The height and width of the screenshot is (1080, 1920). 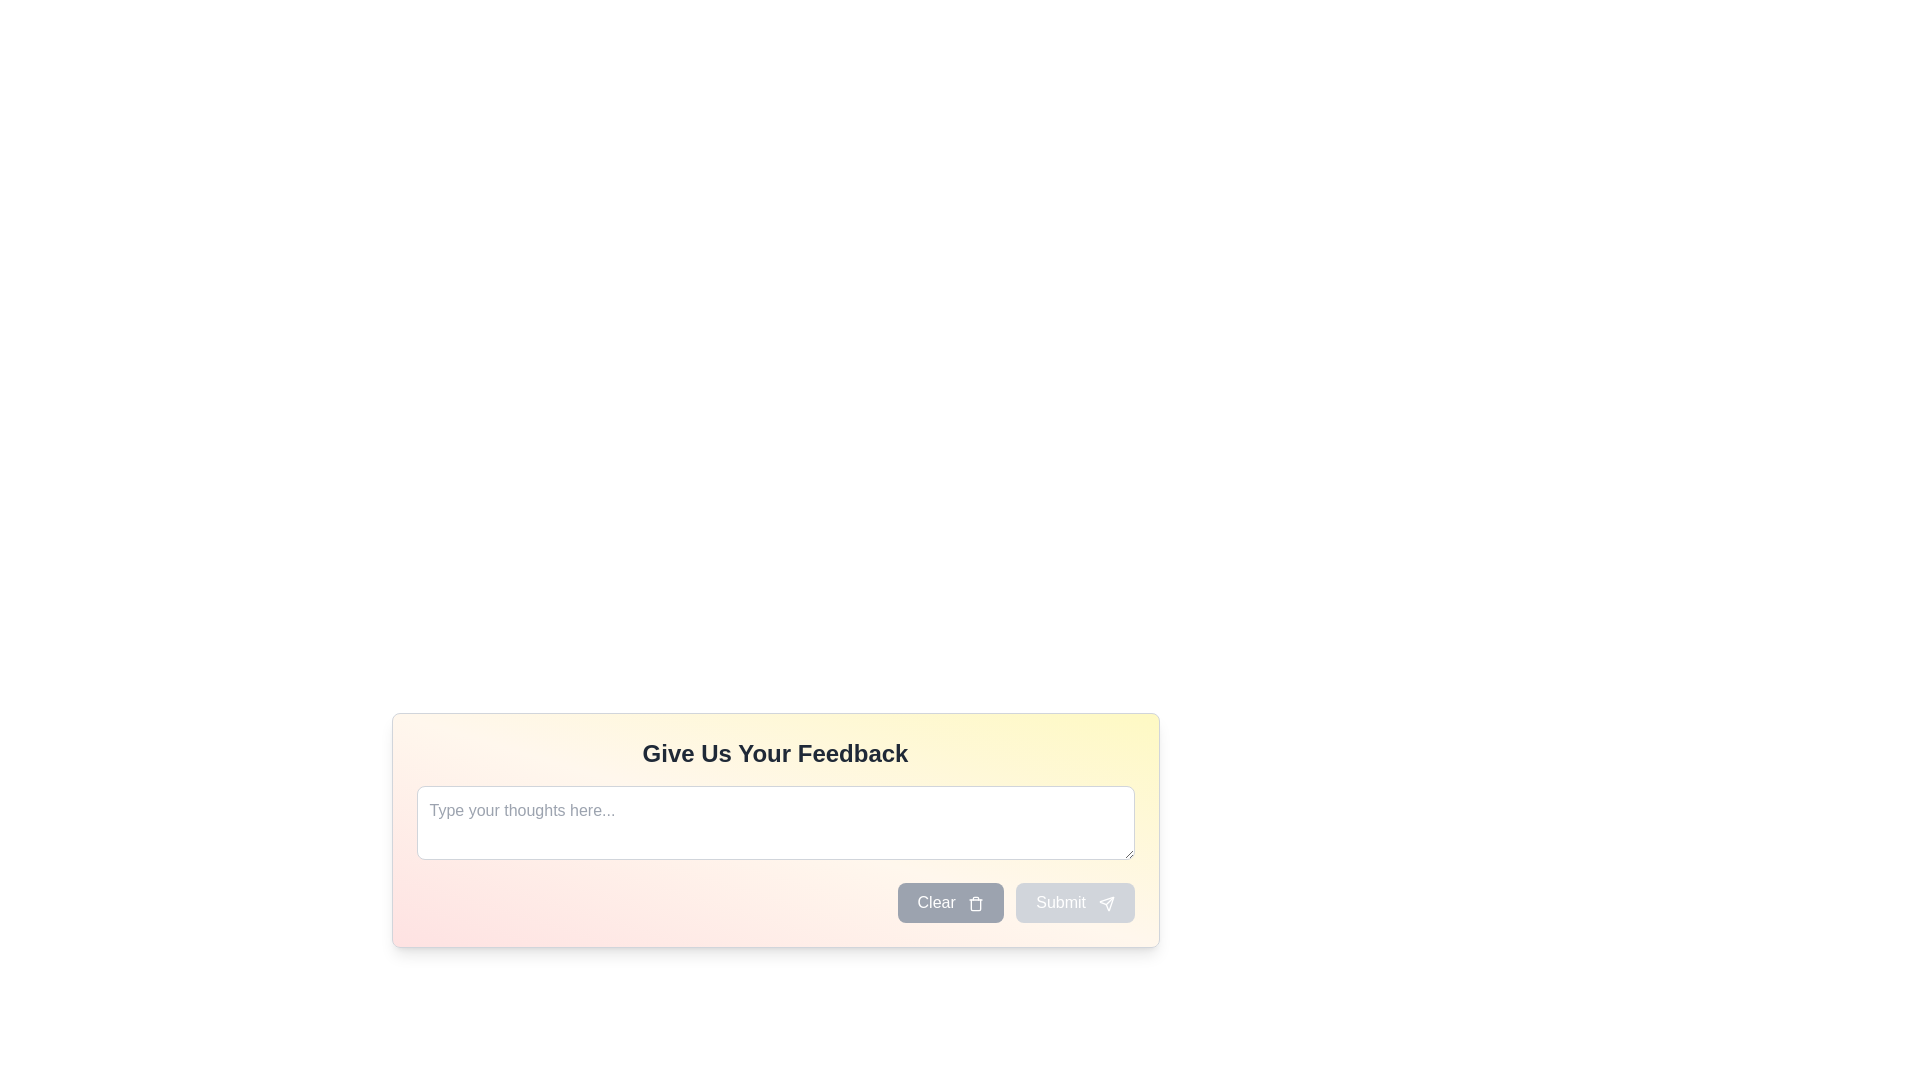 I want to click on graphical icon segment resembling a paper airplane, which is part of the 'Submit' button in the bottom-right corner of the interface, so click(x=1105, y=903).